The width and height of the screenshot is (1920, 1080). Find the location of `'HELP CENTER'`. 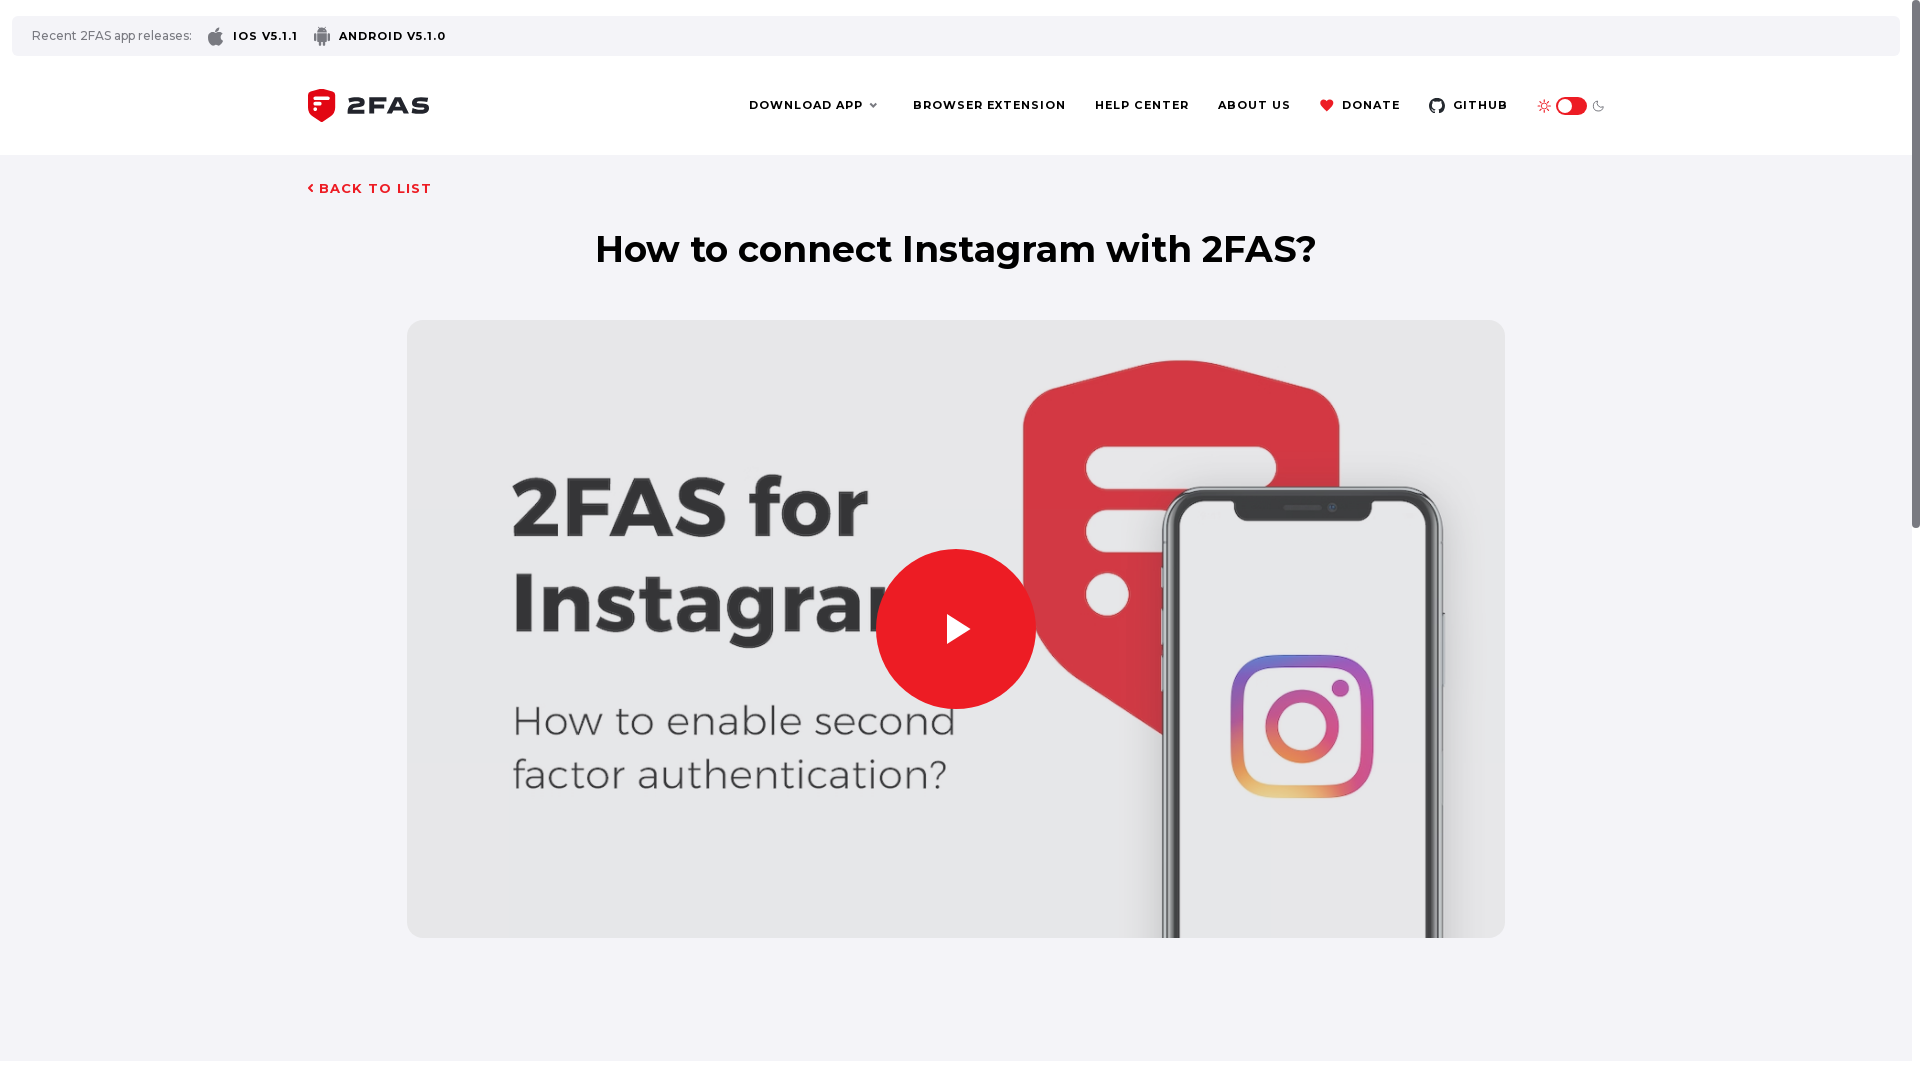

'HELP CENTER' is located at coordinates (1142, 105).